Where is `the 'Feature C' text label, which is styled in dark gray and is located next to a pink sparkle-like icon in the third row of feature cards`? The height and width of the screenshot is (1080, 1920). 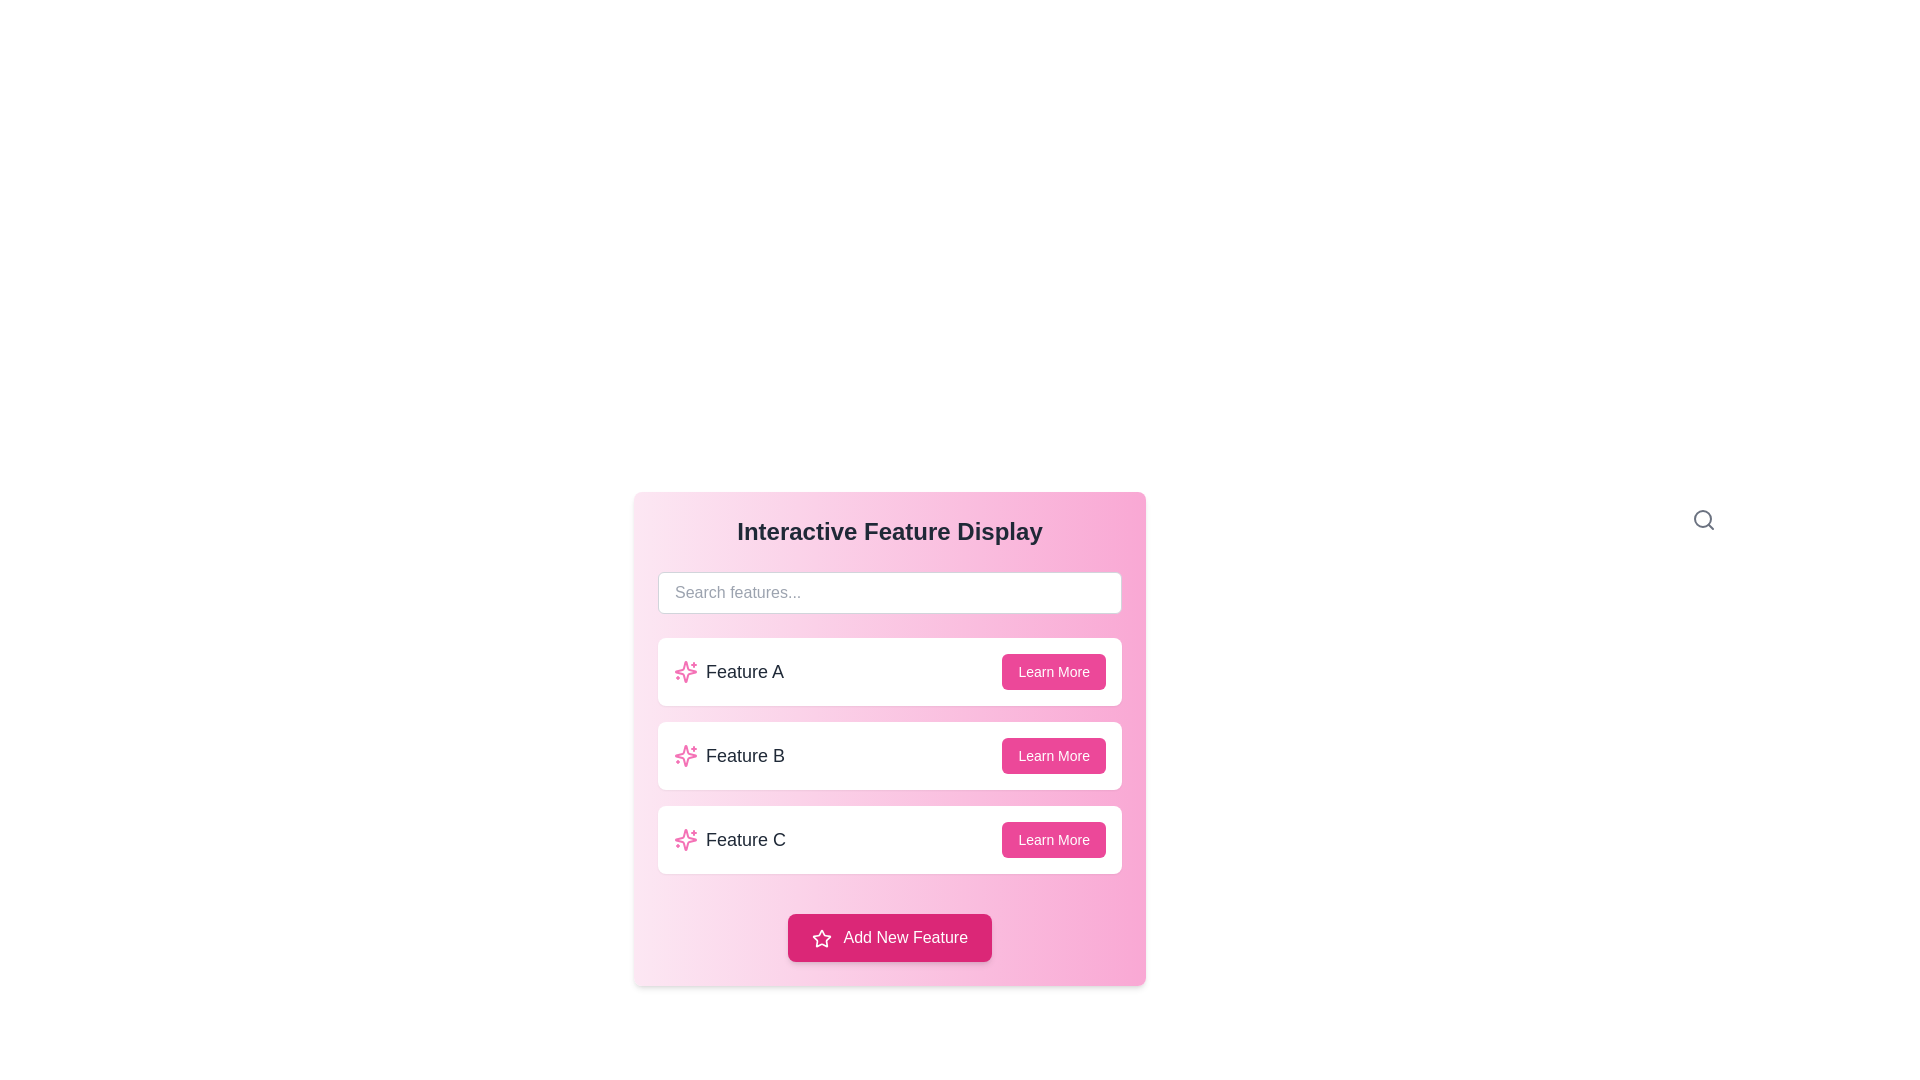
the 'Feature C' text label, which is styled in dark gray and is located next to a pink sparkle-like icon in the third row of feature cards is located at coordinates (728, 840).